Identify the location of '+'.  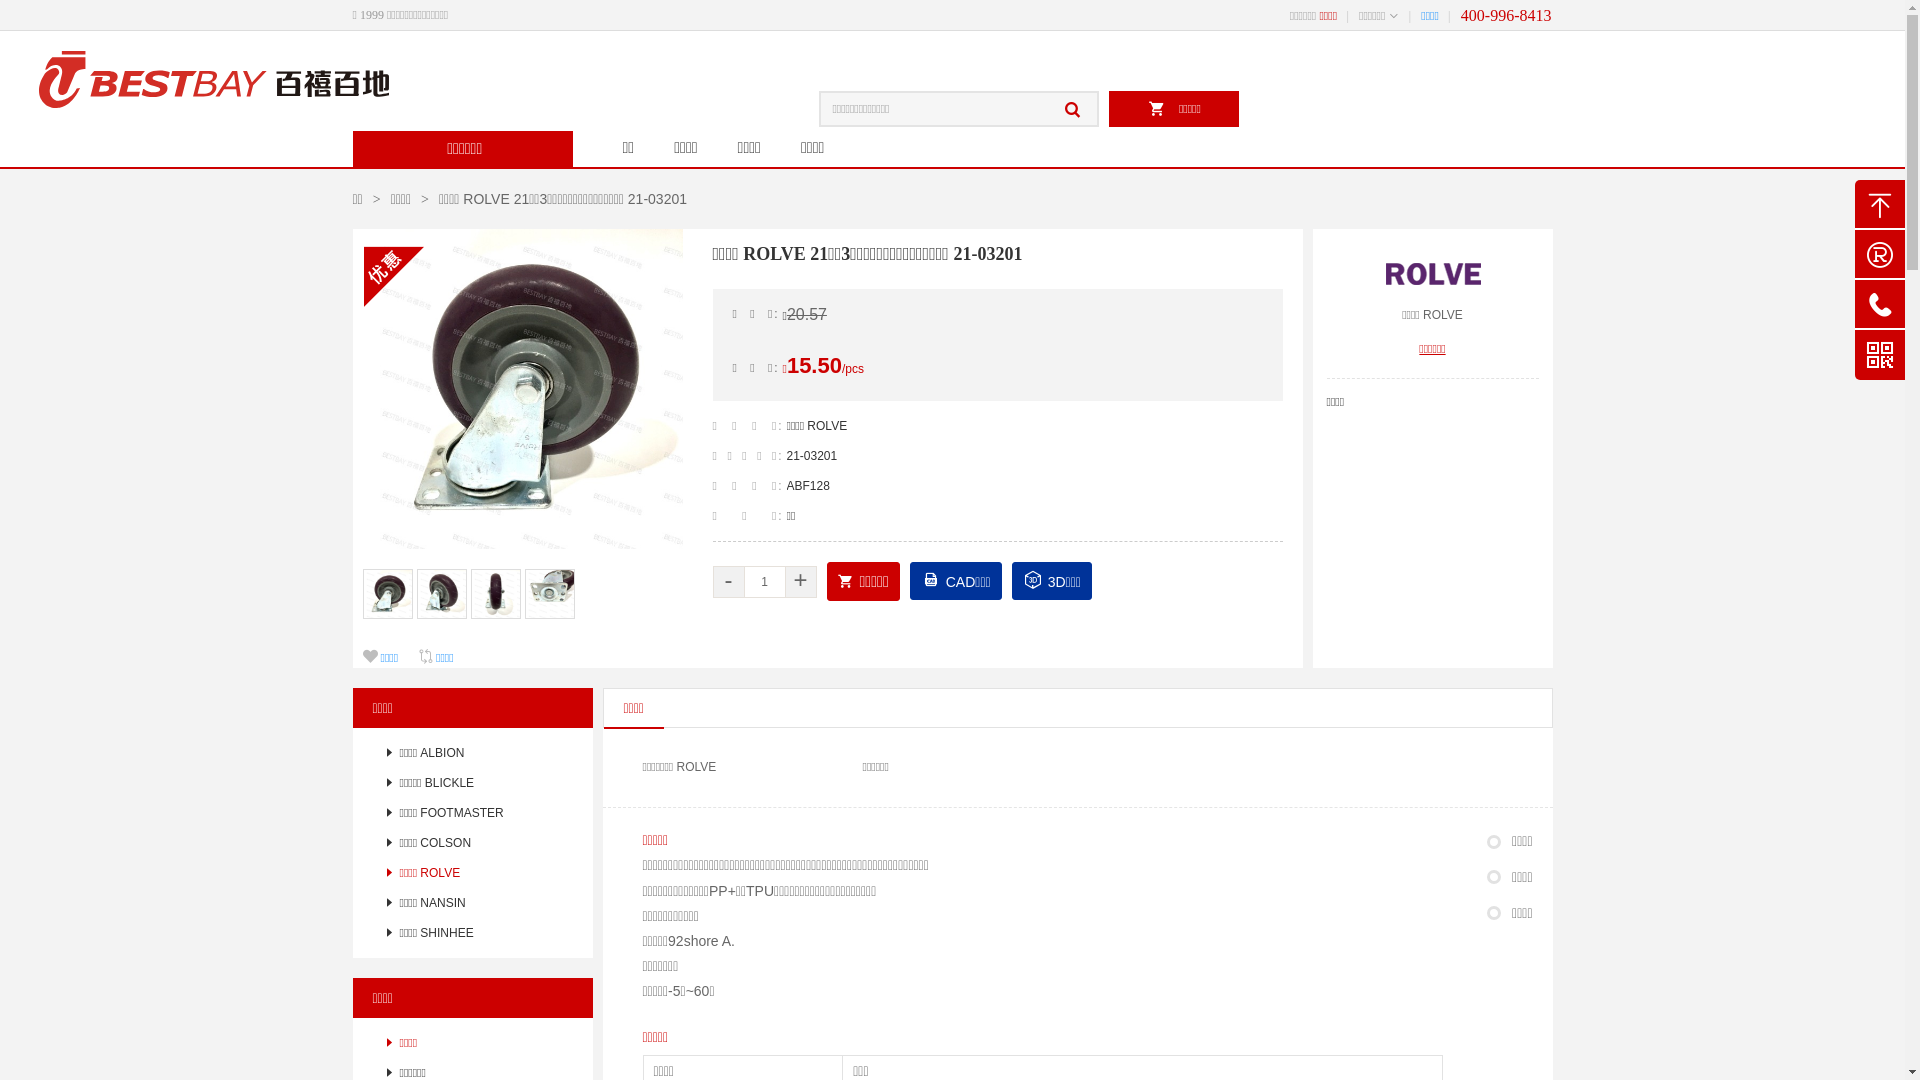
(800, 582).